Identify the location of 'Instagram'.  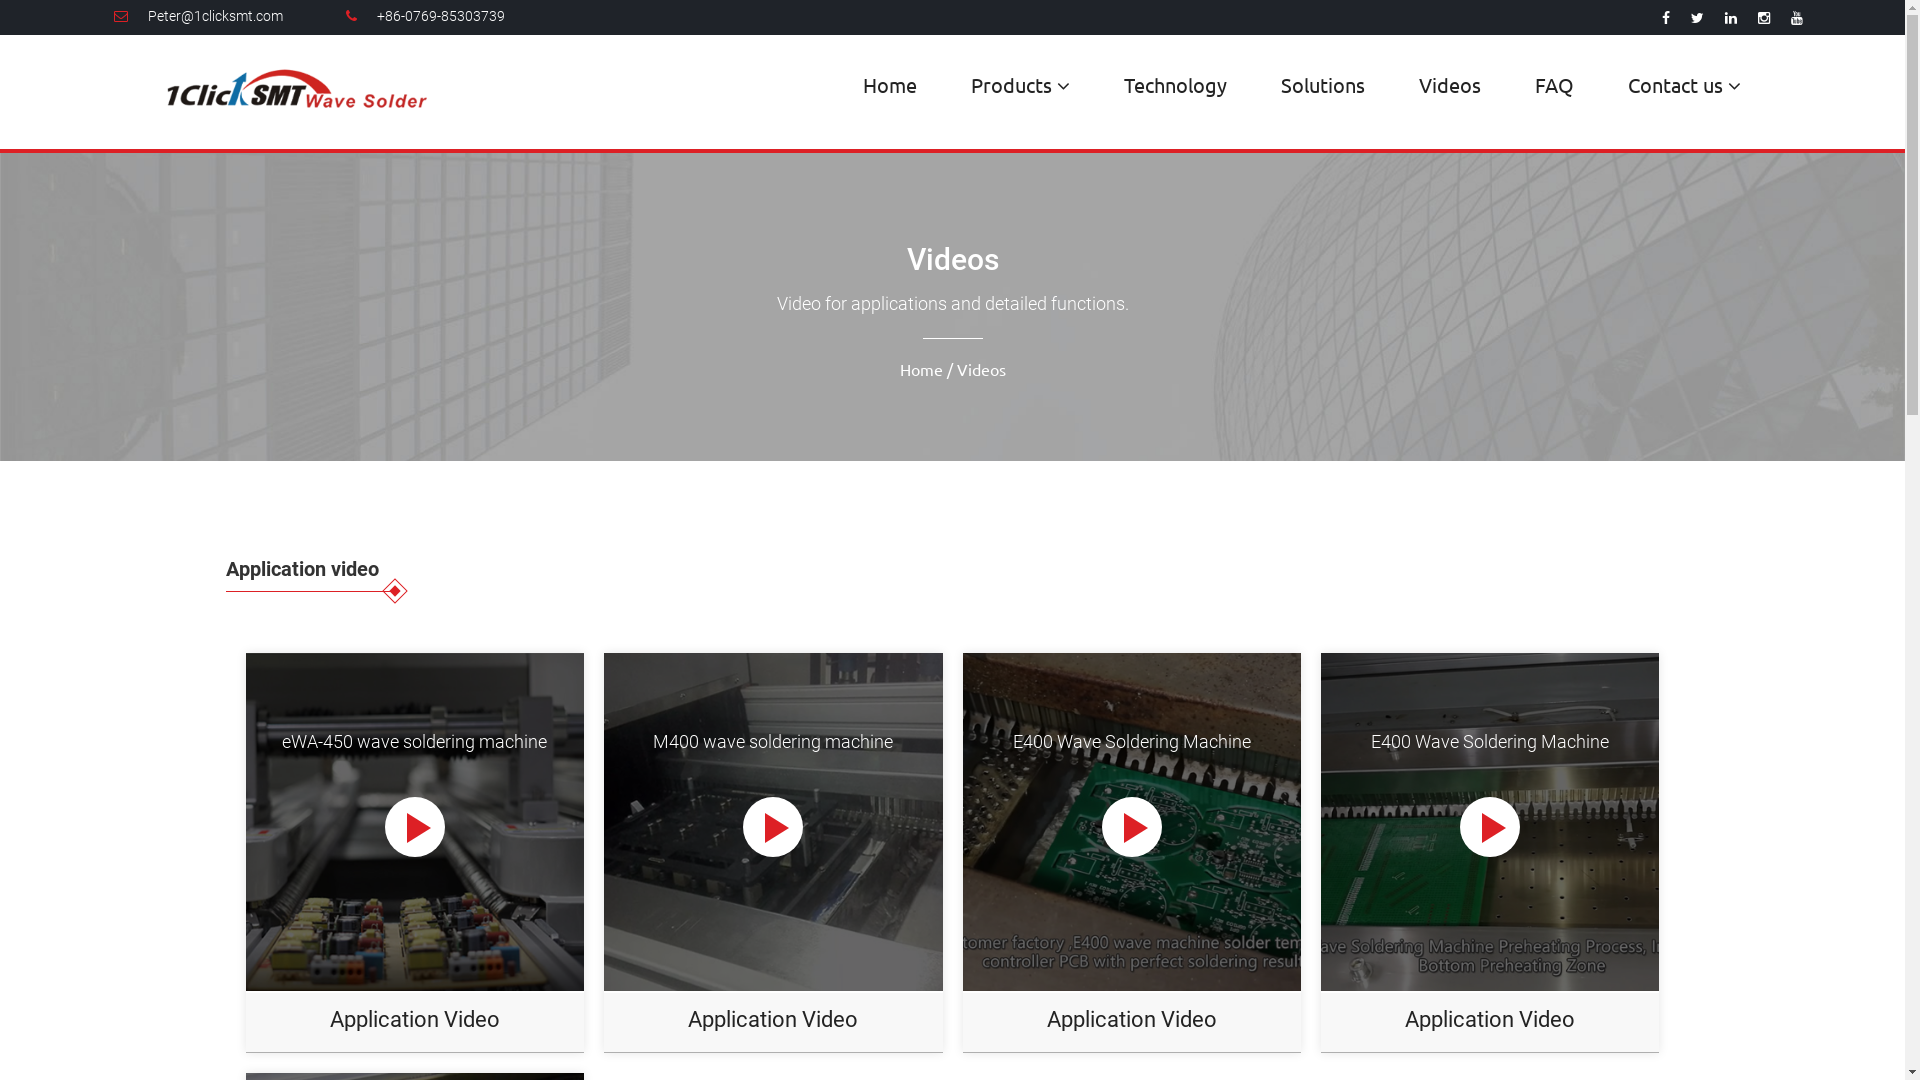
(1763, 18).